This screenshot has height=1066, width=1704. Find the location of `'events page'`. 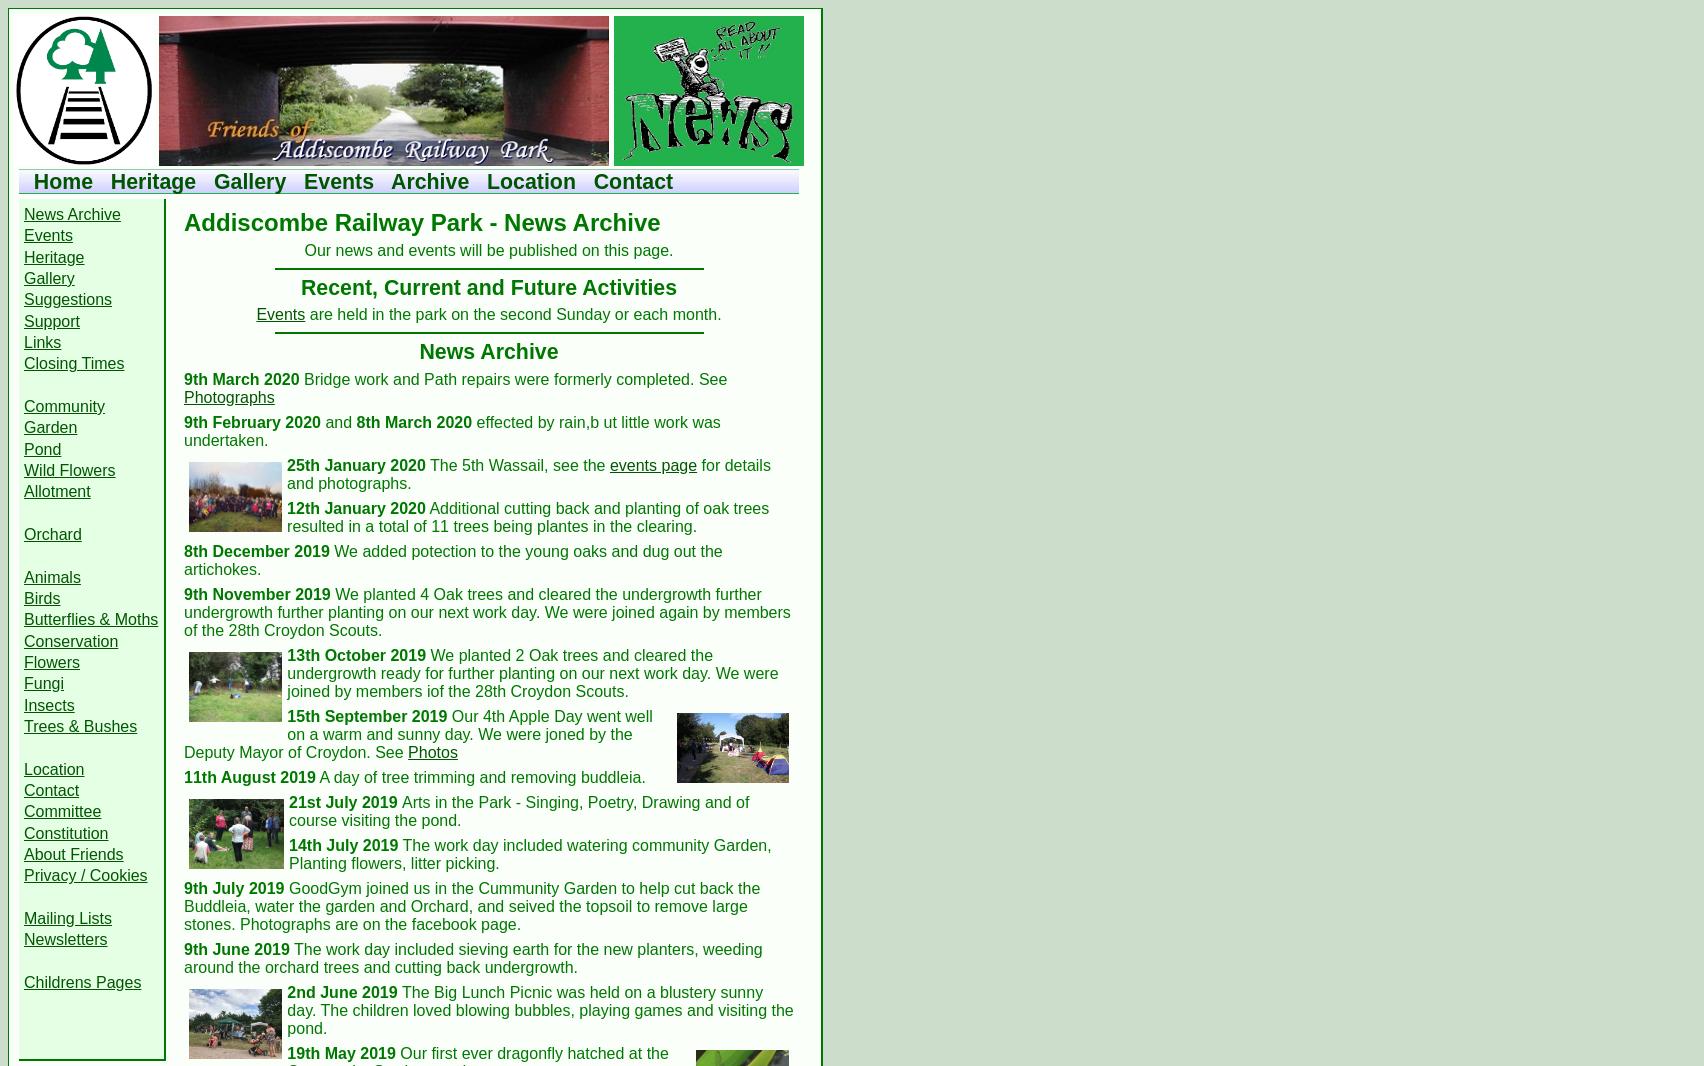

'events page' is located at coordinates (651, 464).